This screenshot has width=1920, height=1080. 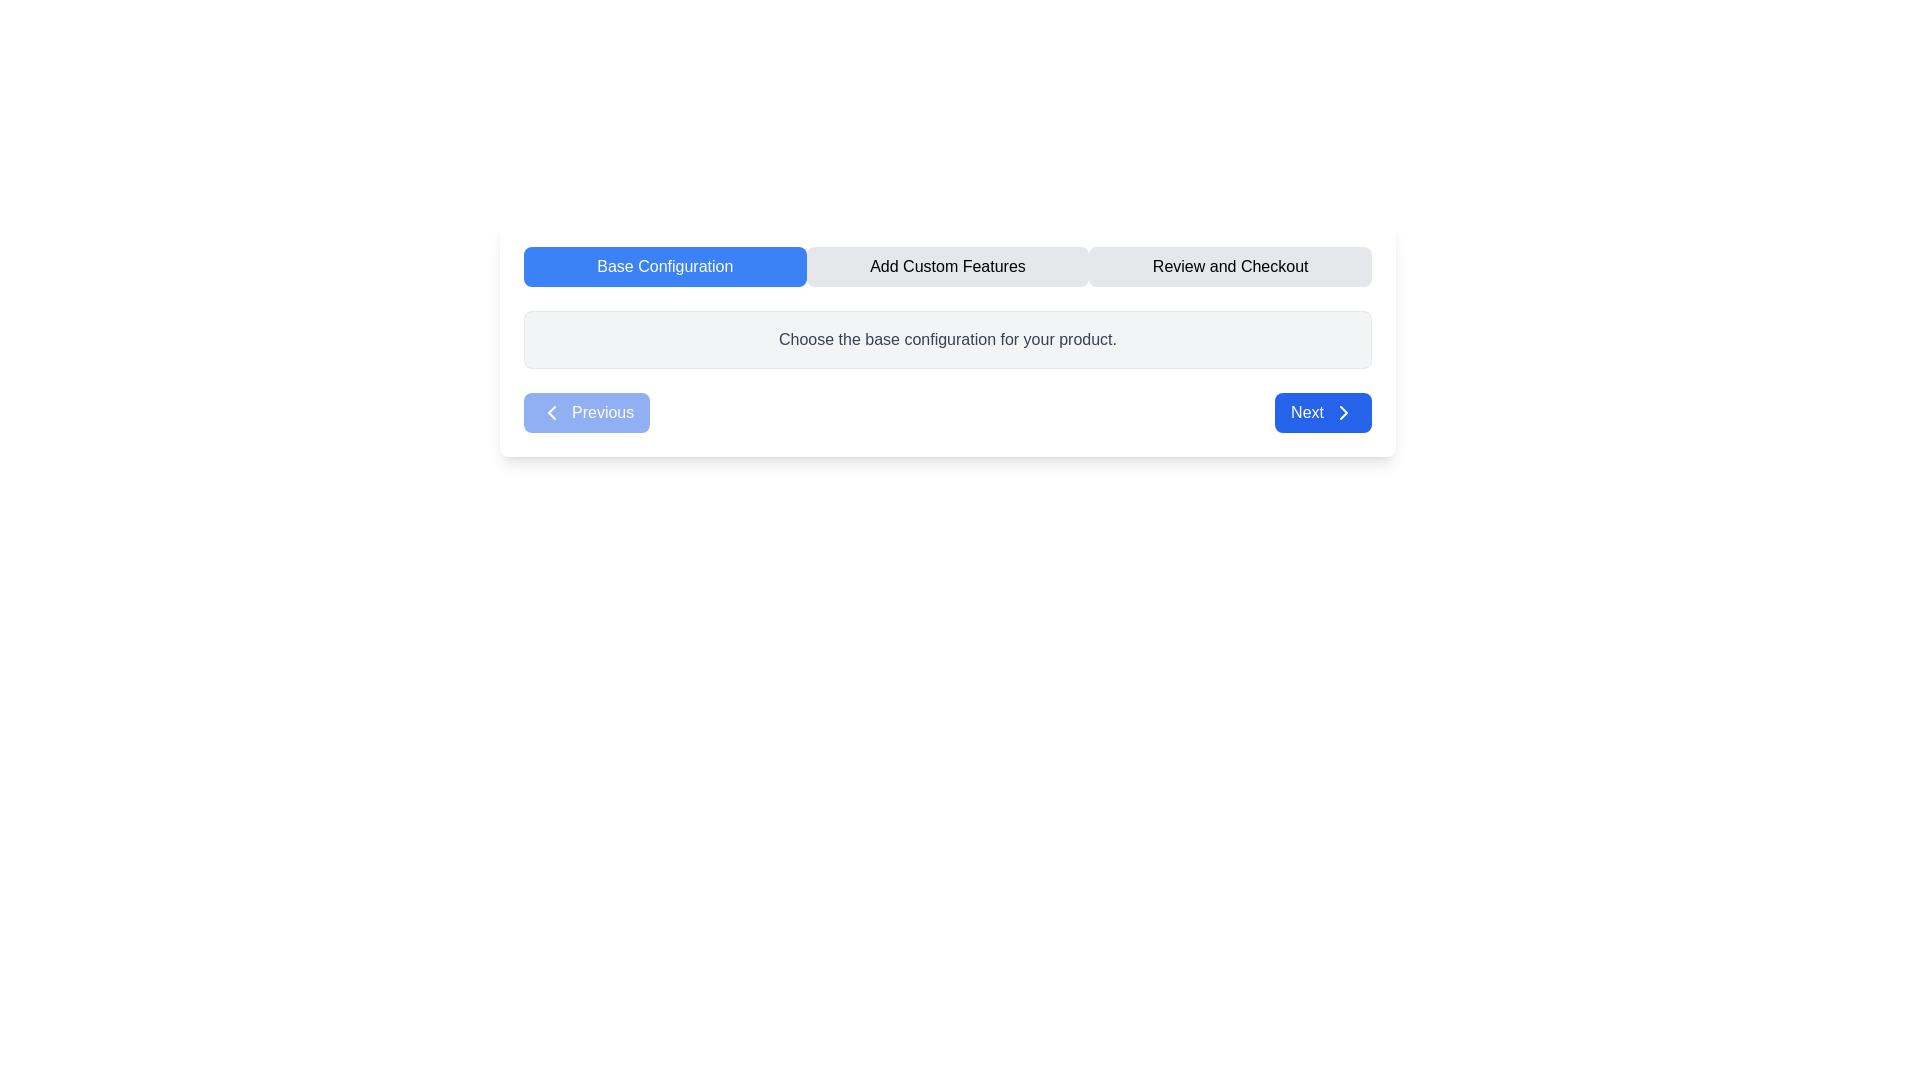 I want to click on the left-facing chevron icon located inside the blue 'Previous' button, which has white text, so click(x=552, y=411).